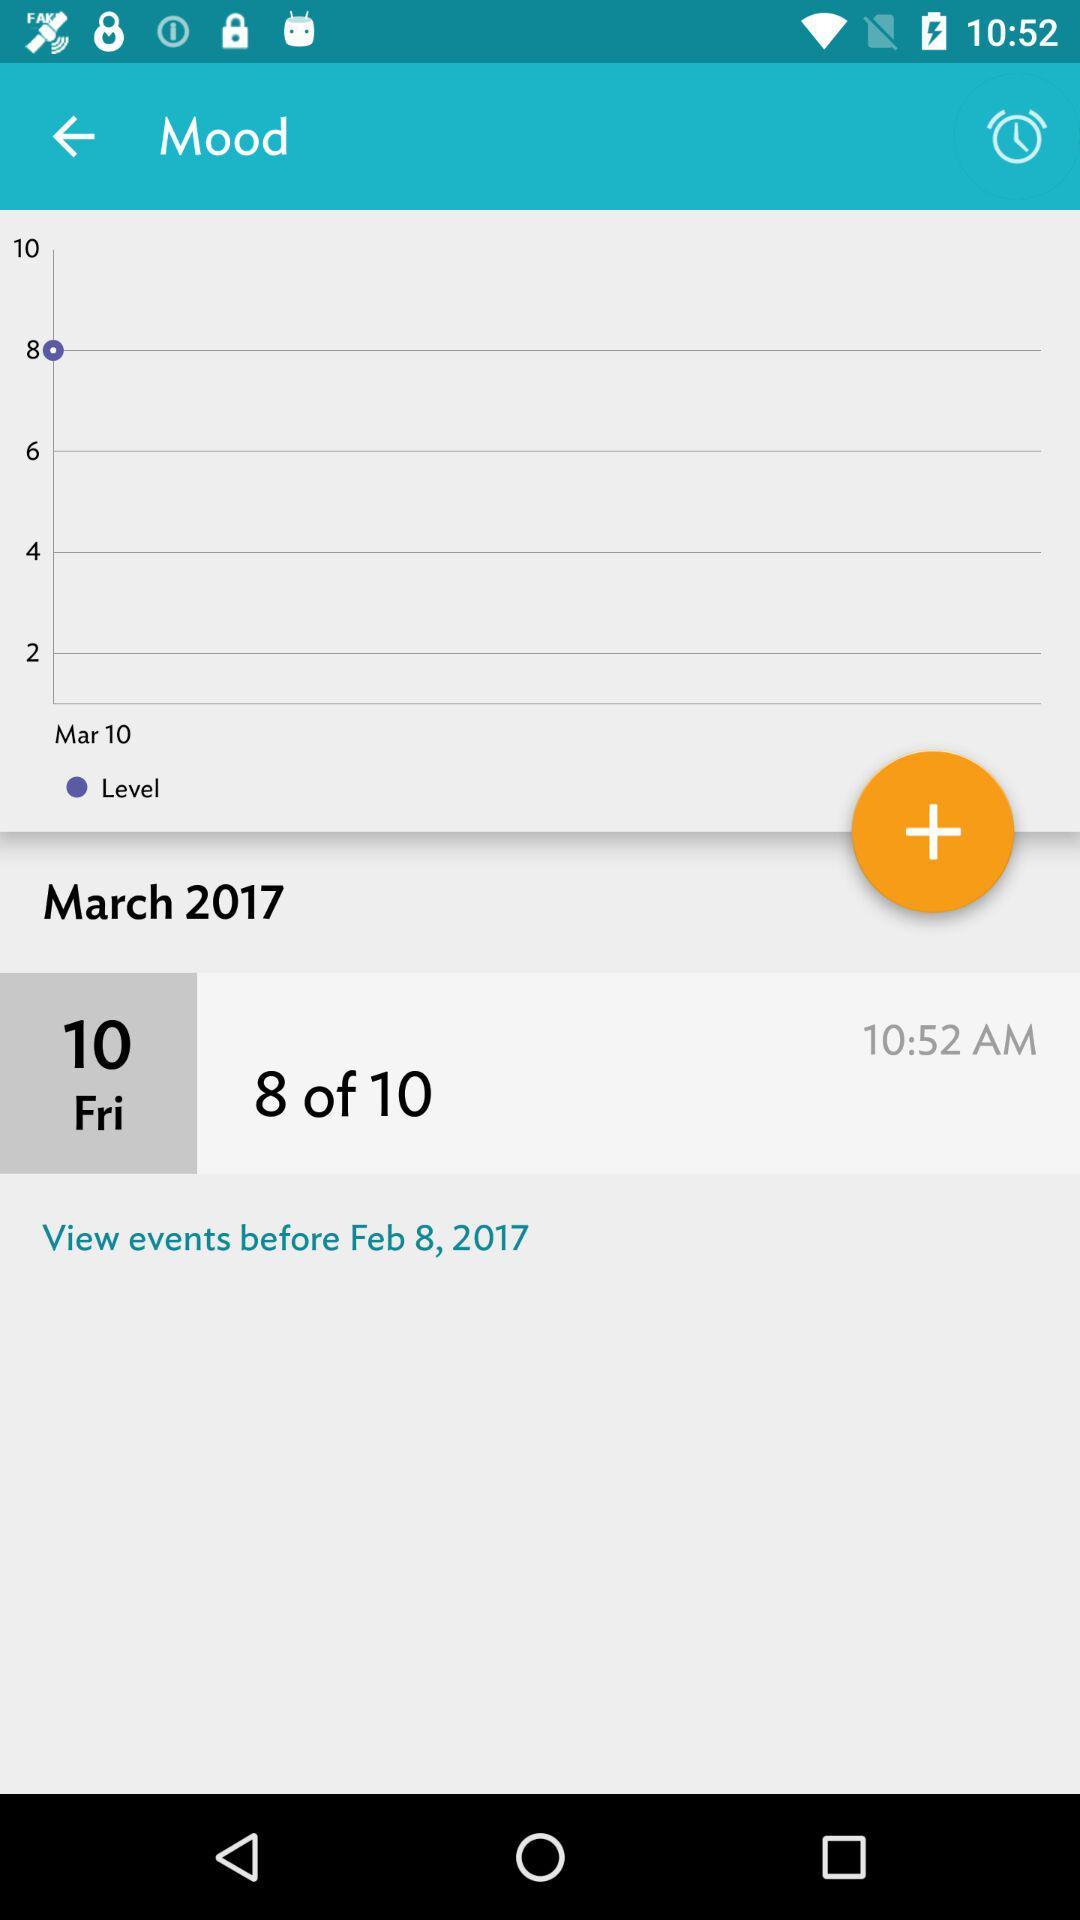 This screenshot has width=1080, height=1920. I want to click on event, so click(933, 839).